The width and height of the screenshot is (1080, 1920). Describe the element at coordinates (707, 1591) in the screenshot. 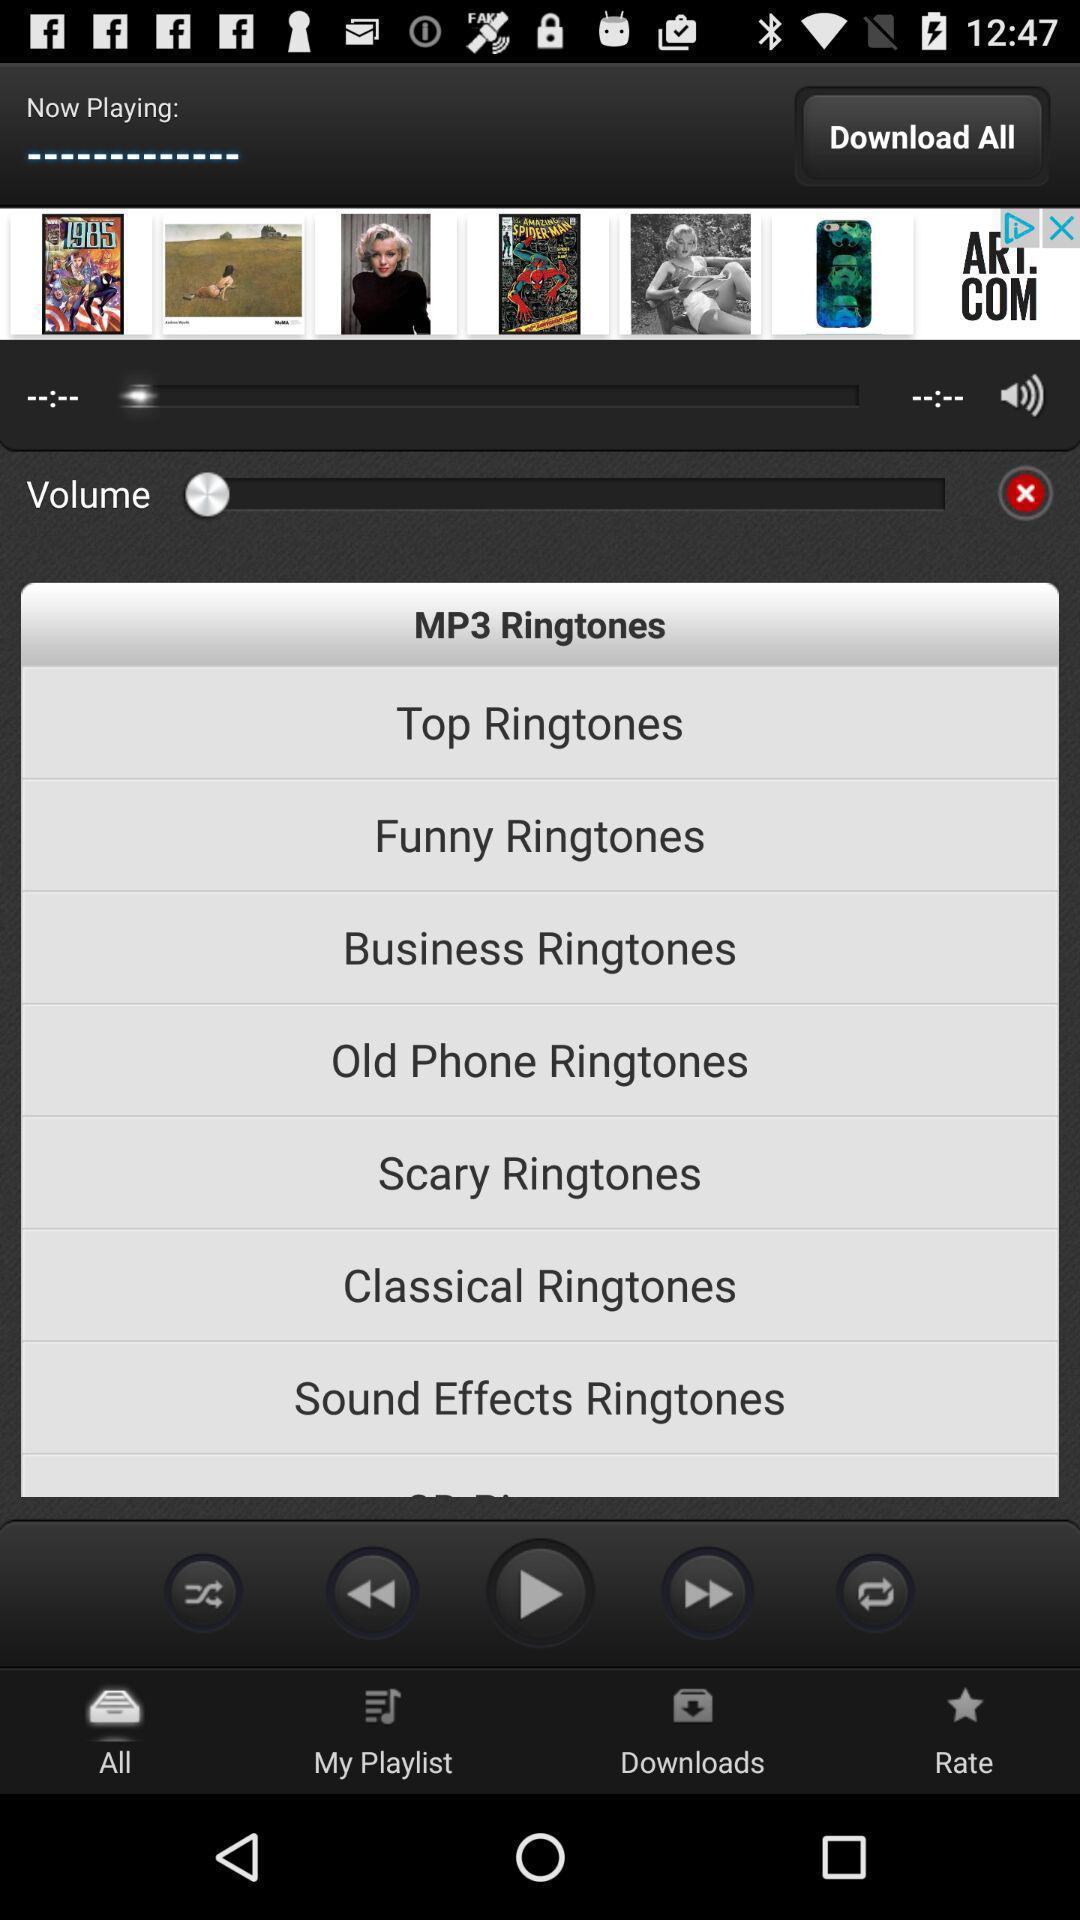

I see `next song` at that location.